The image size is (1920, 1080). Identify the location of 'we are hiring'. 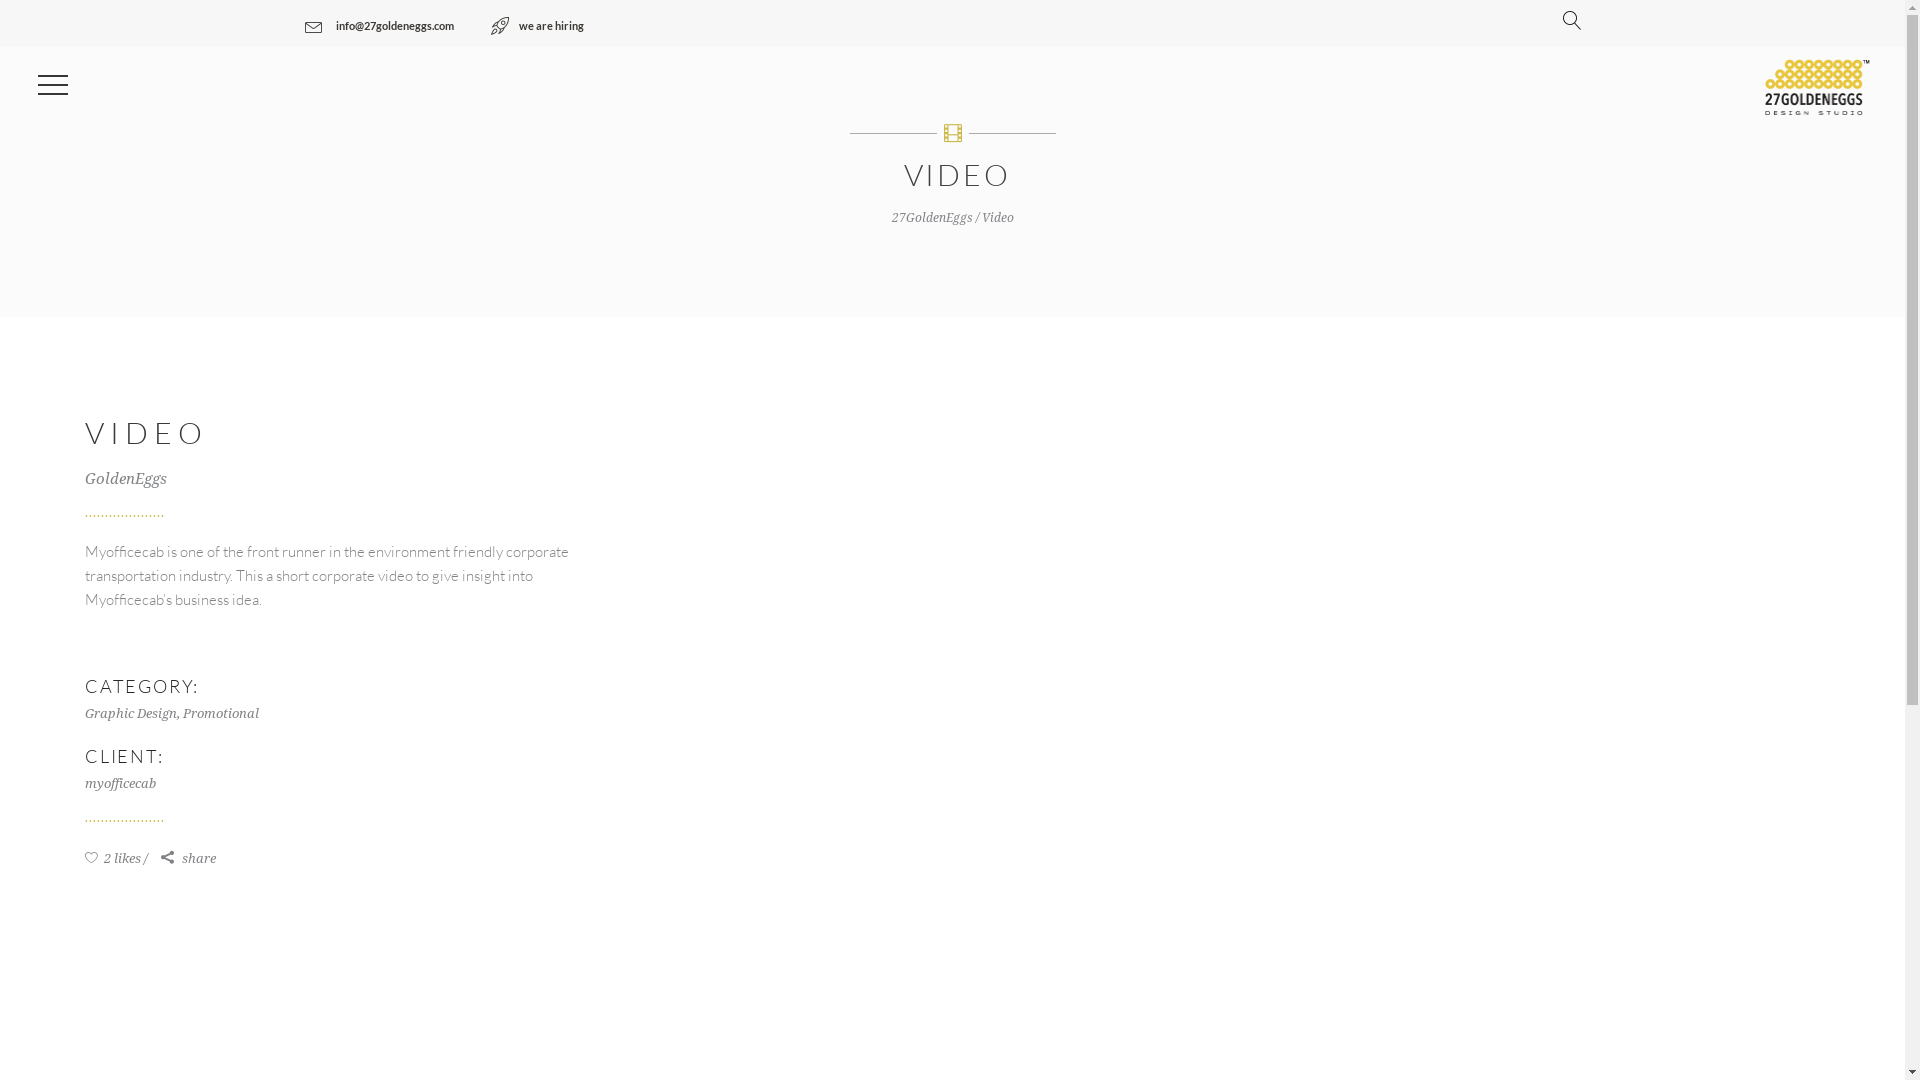
(536, 26).